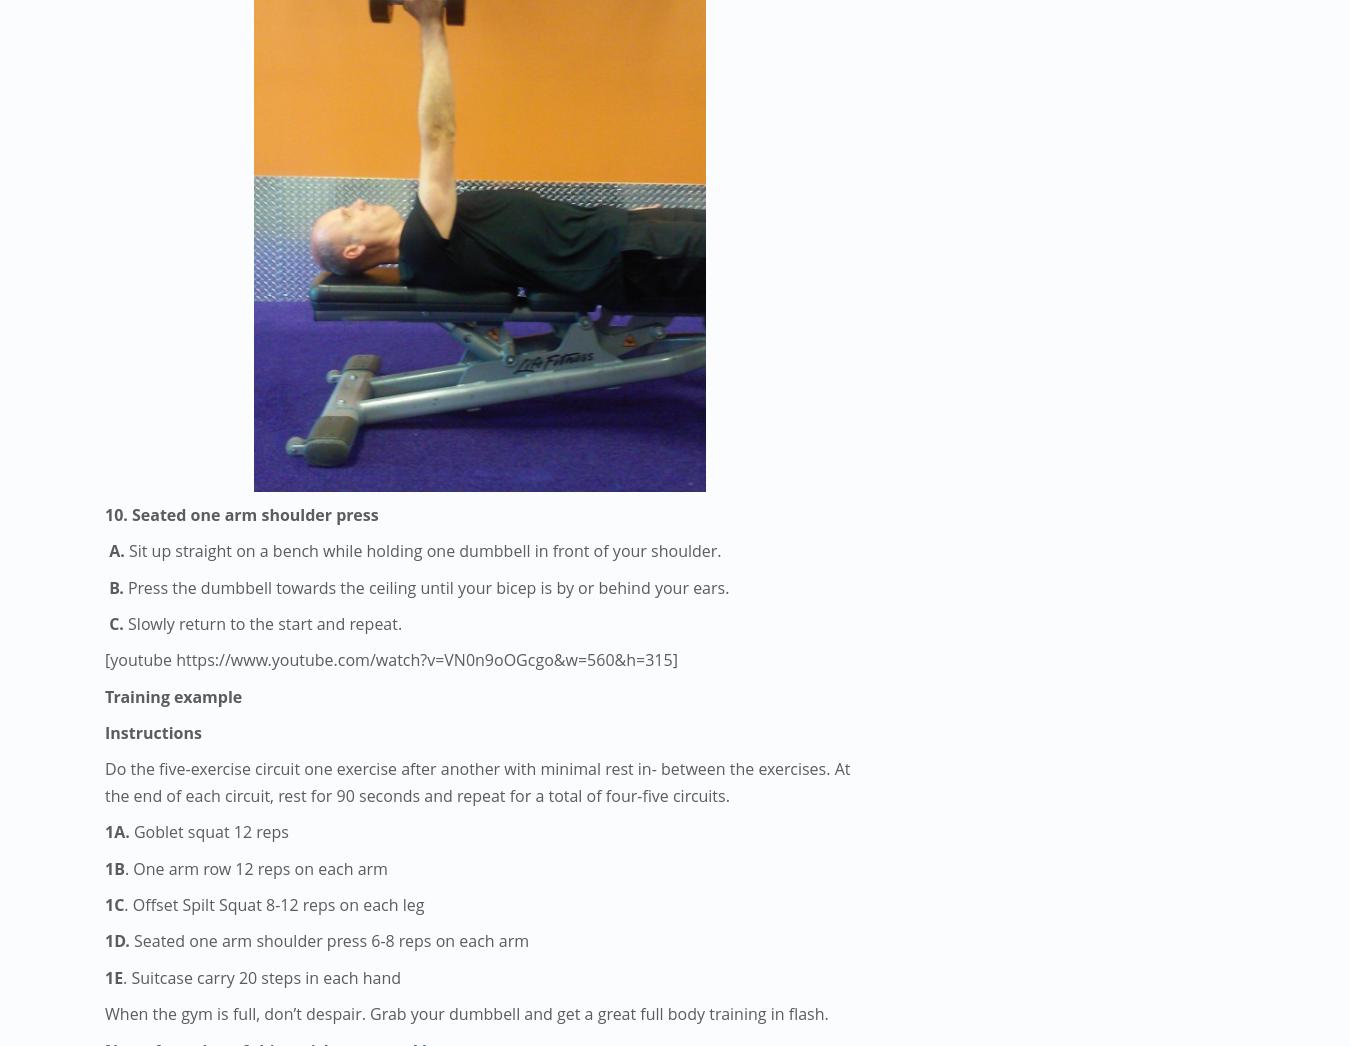 The width and height of the screenshot is (1350, 1046). Describe the element at coordinates (208, 831) in the screenshot. I see `'Goblet squat 12 reps'` at that location.